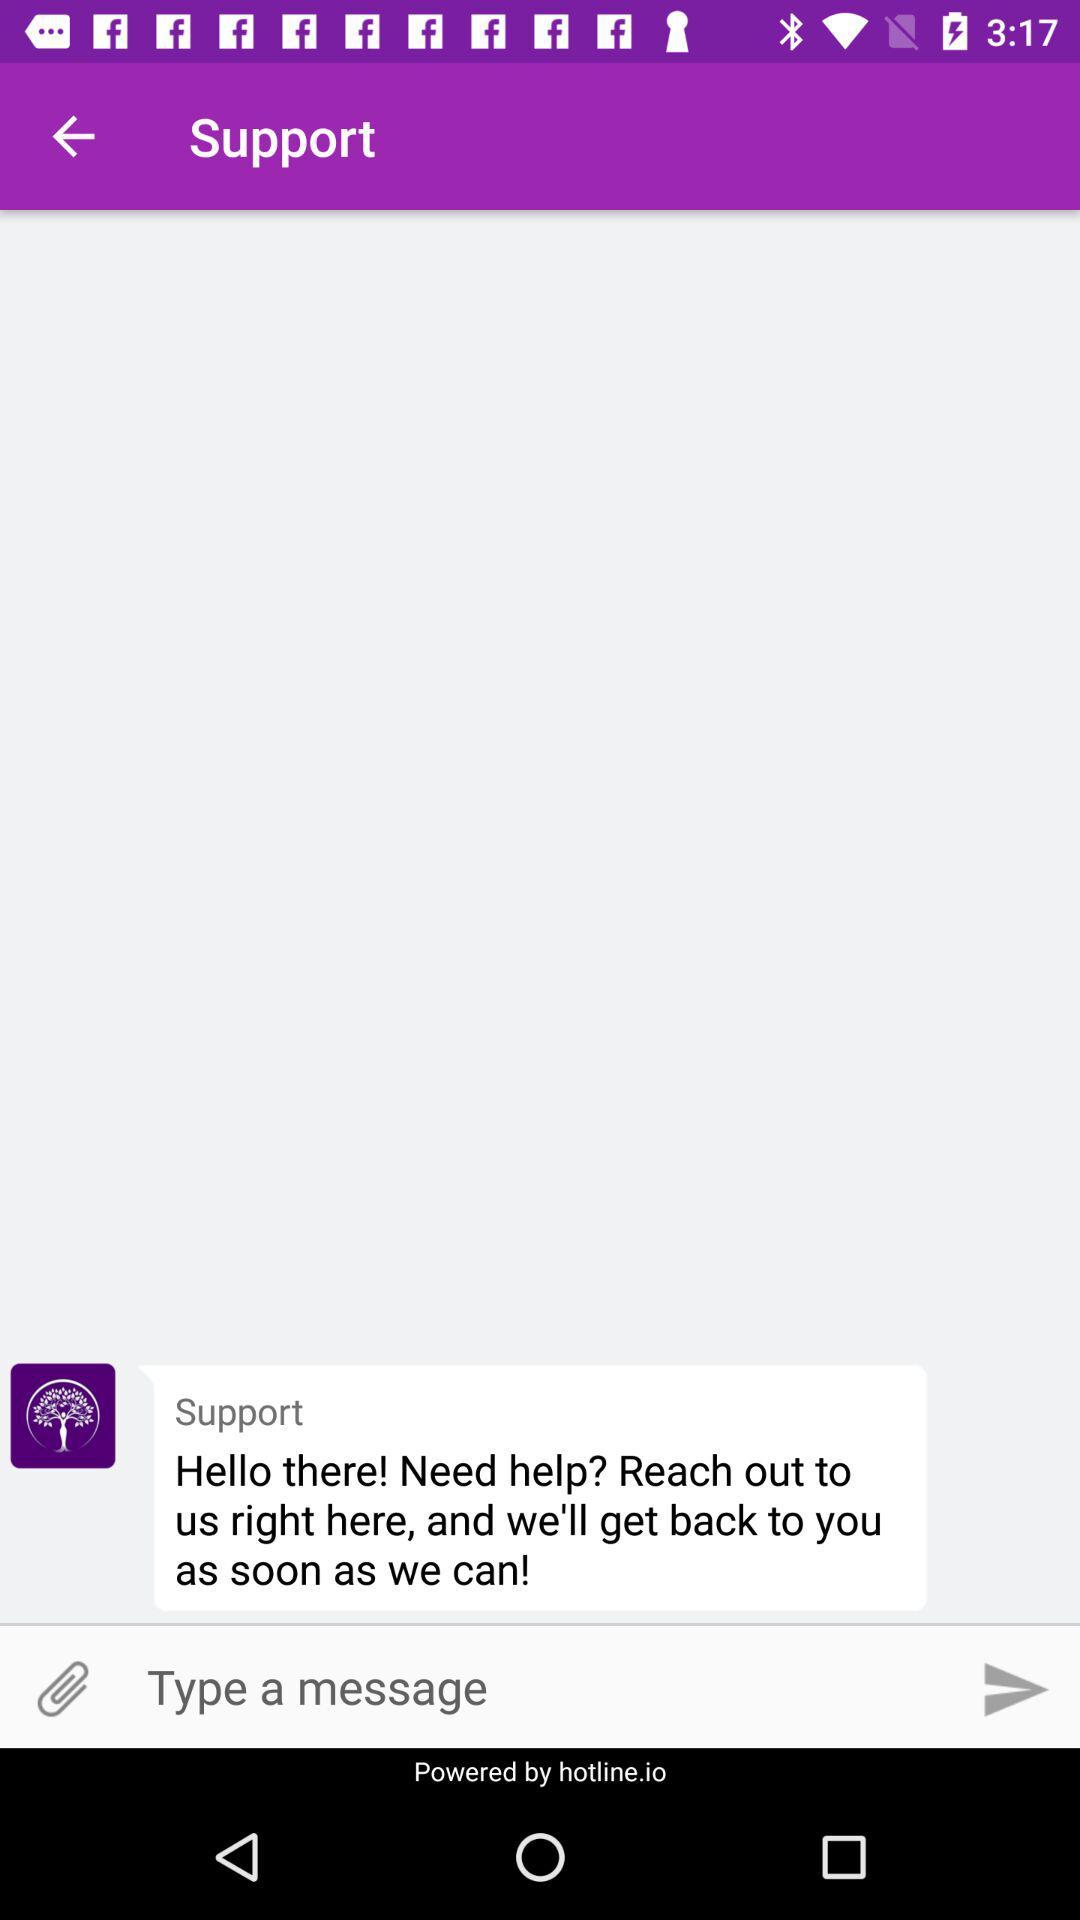 The height and width of the screenshot is (1920, 1080). I want to click on hello there need, so click(540, 1518).